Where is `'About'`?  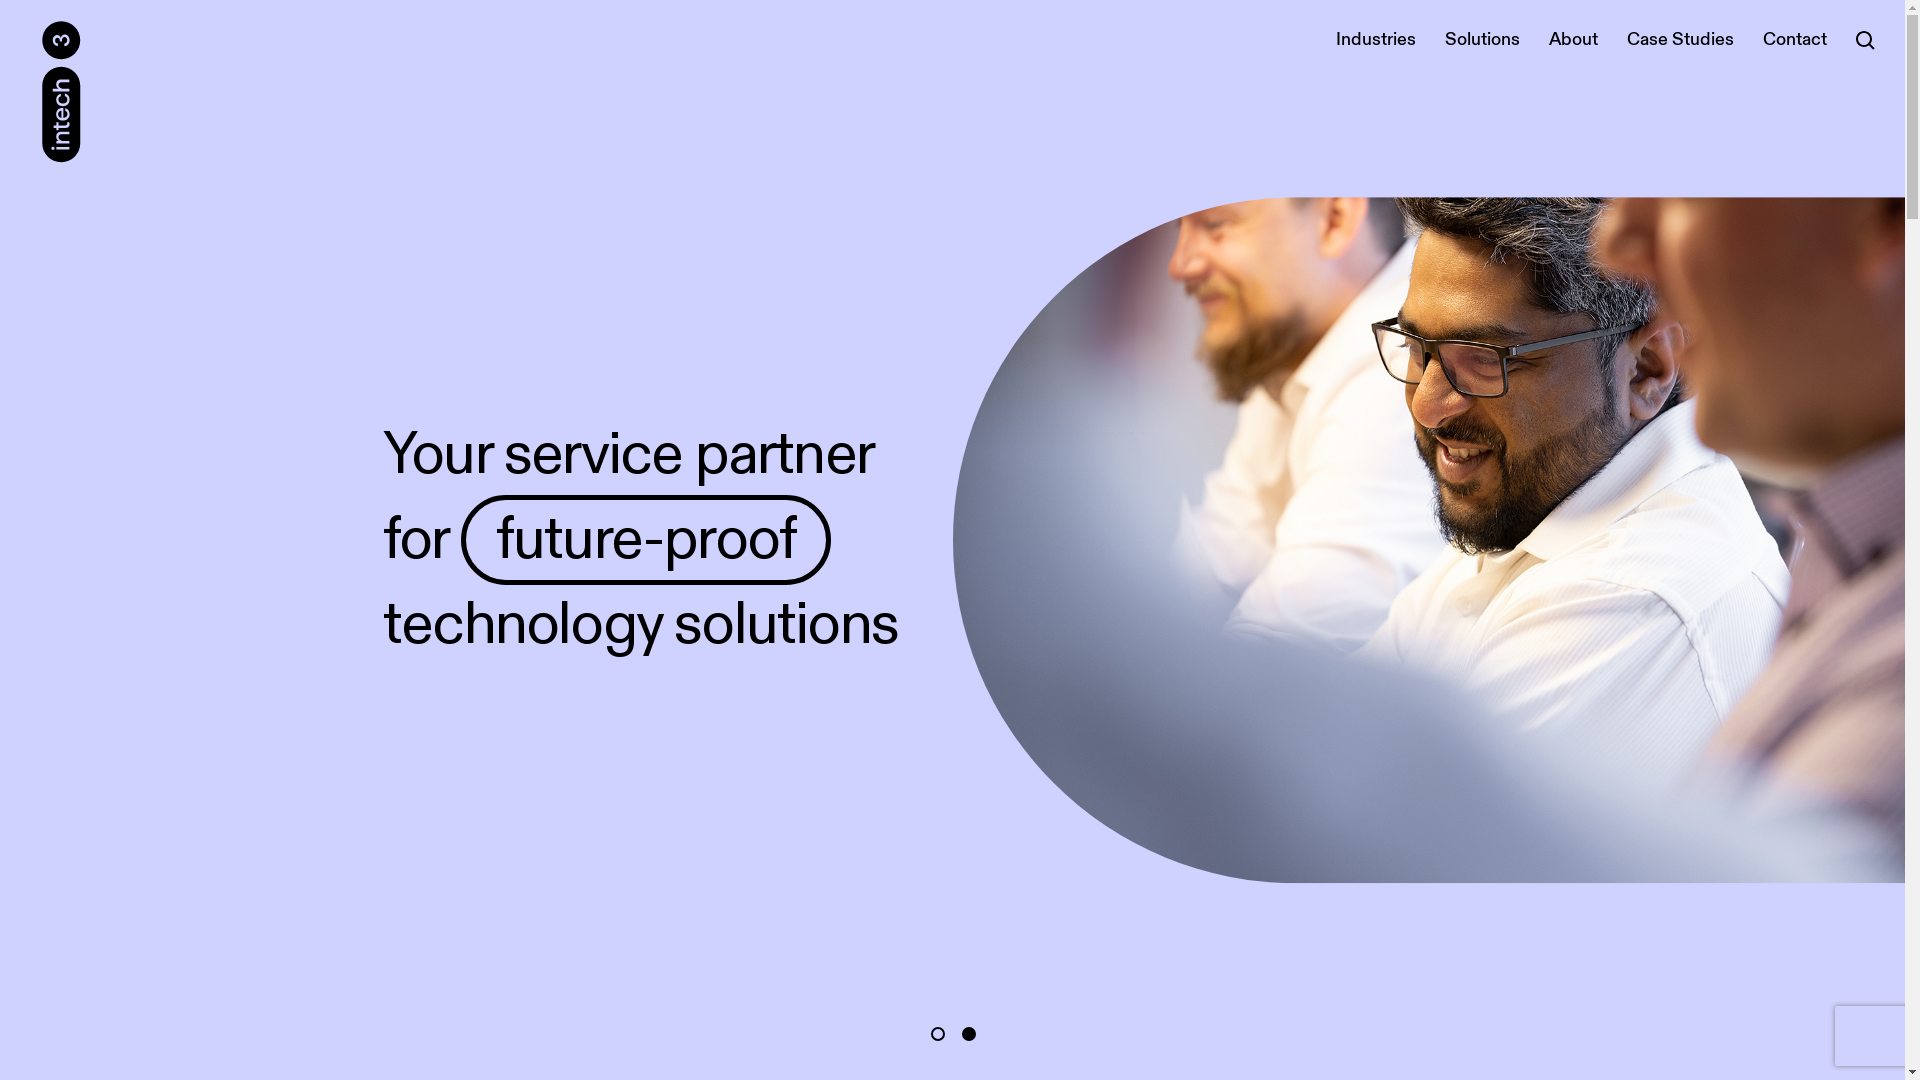
'About' is located at coordinates (1572, 39).